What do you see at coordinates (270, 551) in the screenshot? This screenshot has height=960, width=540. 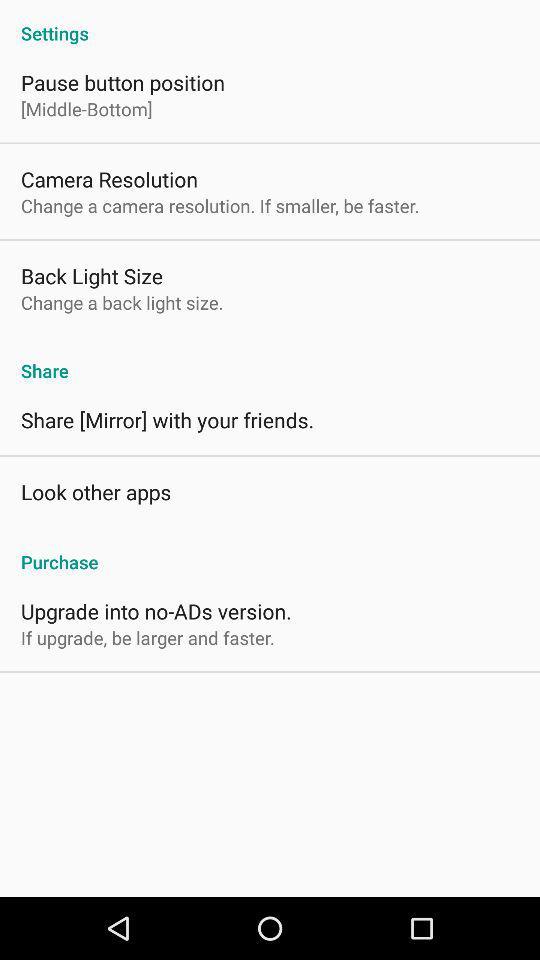 I see `the purchase app` at bounding box center [270, 551].